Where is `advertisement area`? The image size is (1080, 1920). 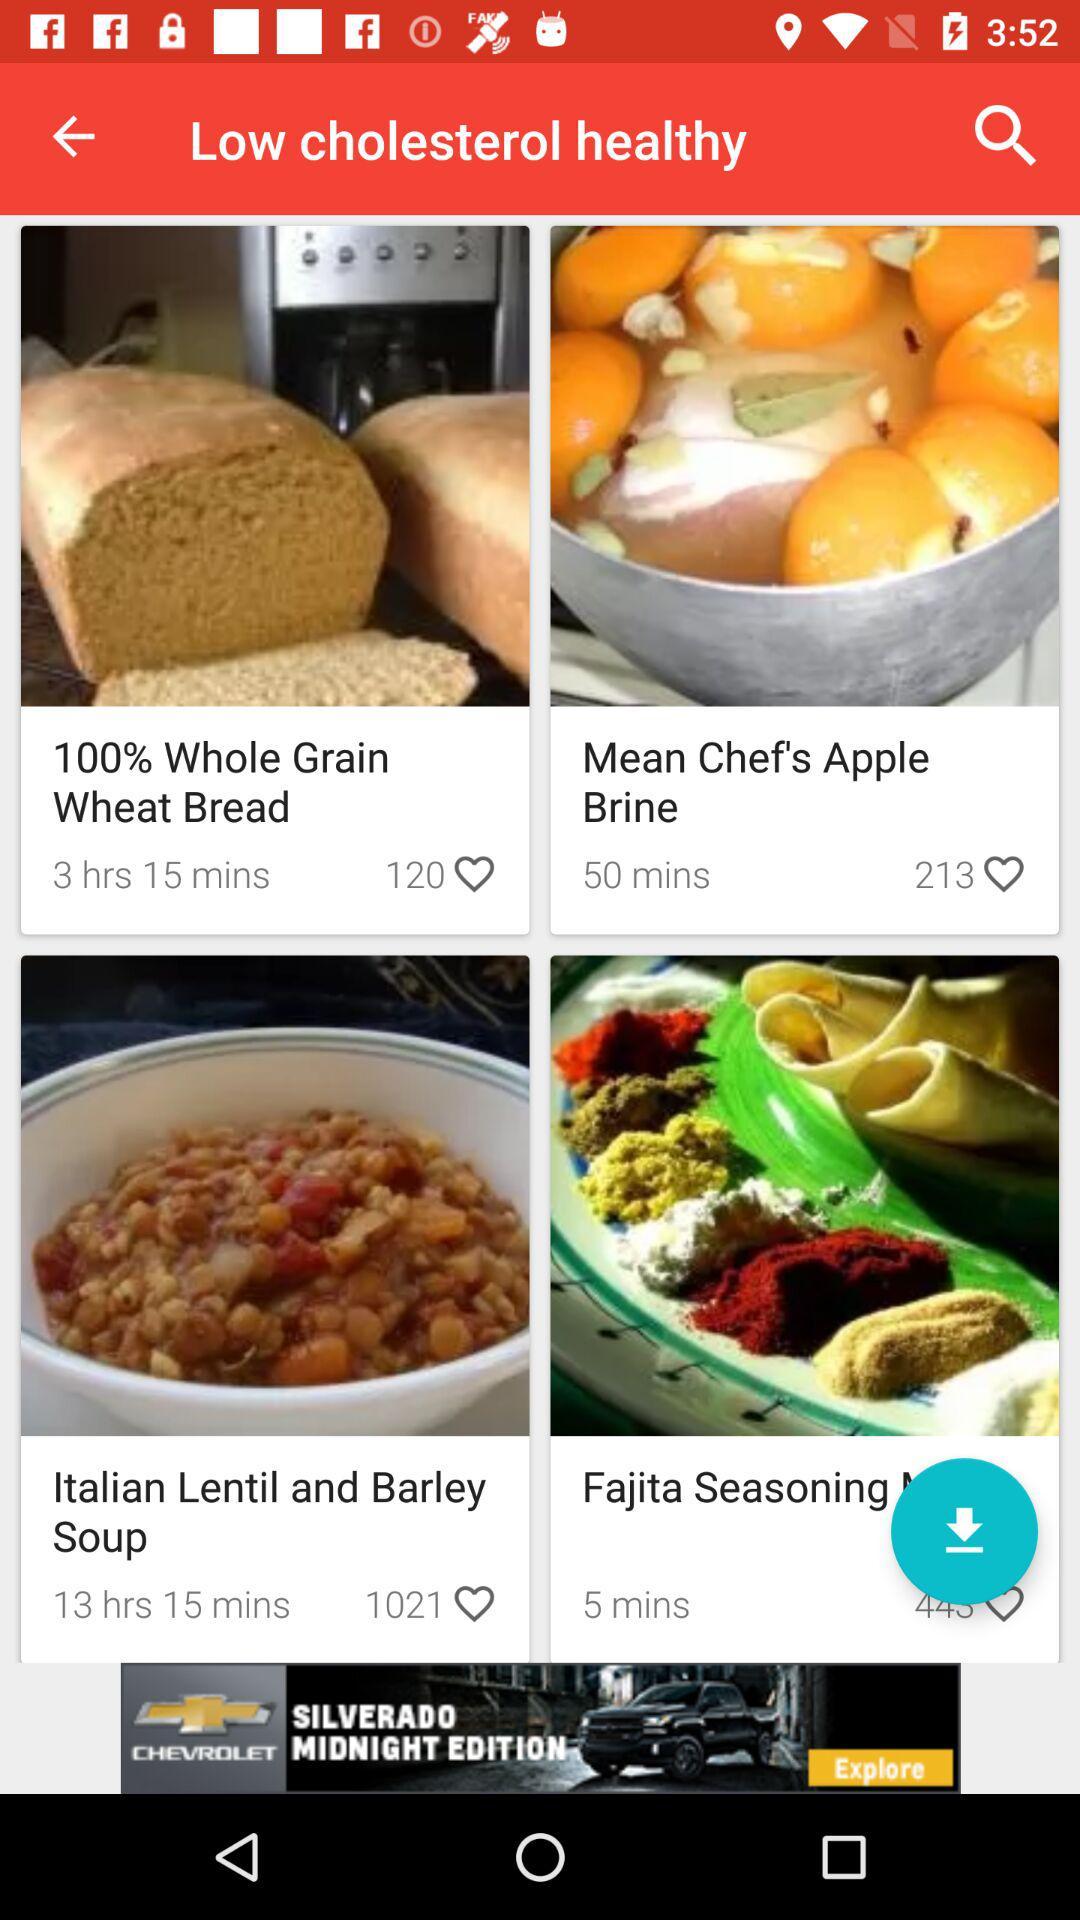
advertisement area is located at coordinates (540, 1727).